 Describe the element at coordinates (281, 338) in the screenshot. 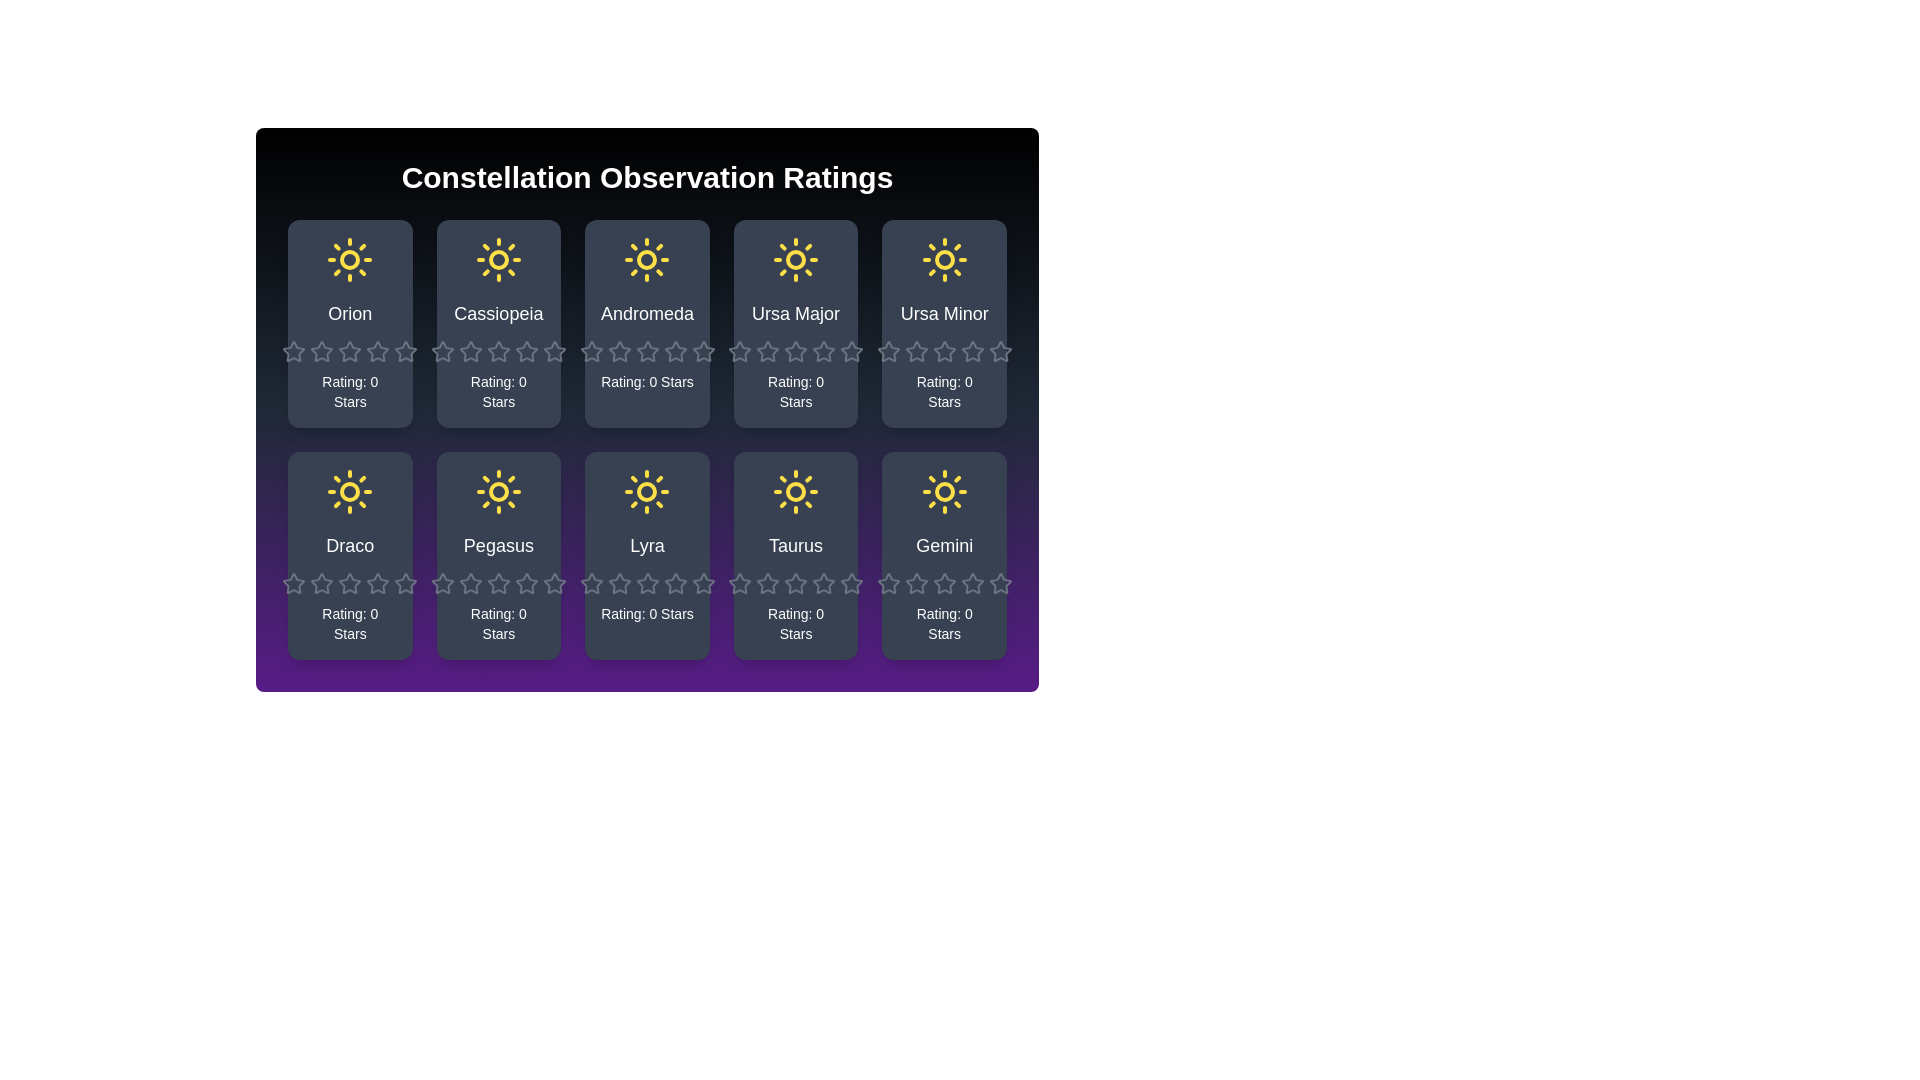

I see `the rating of a constellation to 1 stars by clicking on the corresponding star` at that location.